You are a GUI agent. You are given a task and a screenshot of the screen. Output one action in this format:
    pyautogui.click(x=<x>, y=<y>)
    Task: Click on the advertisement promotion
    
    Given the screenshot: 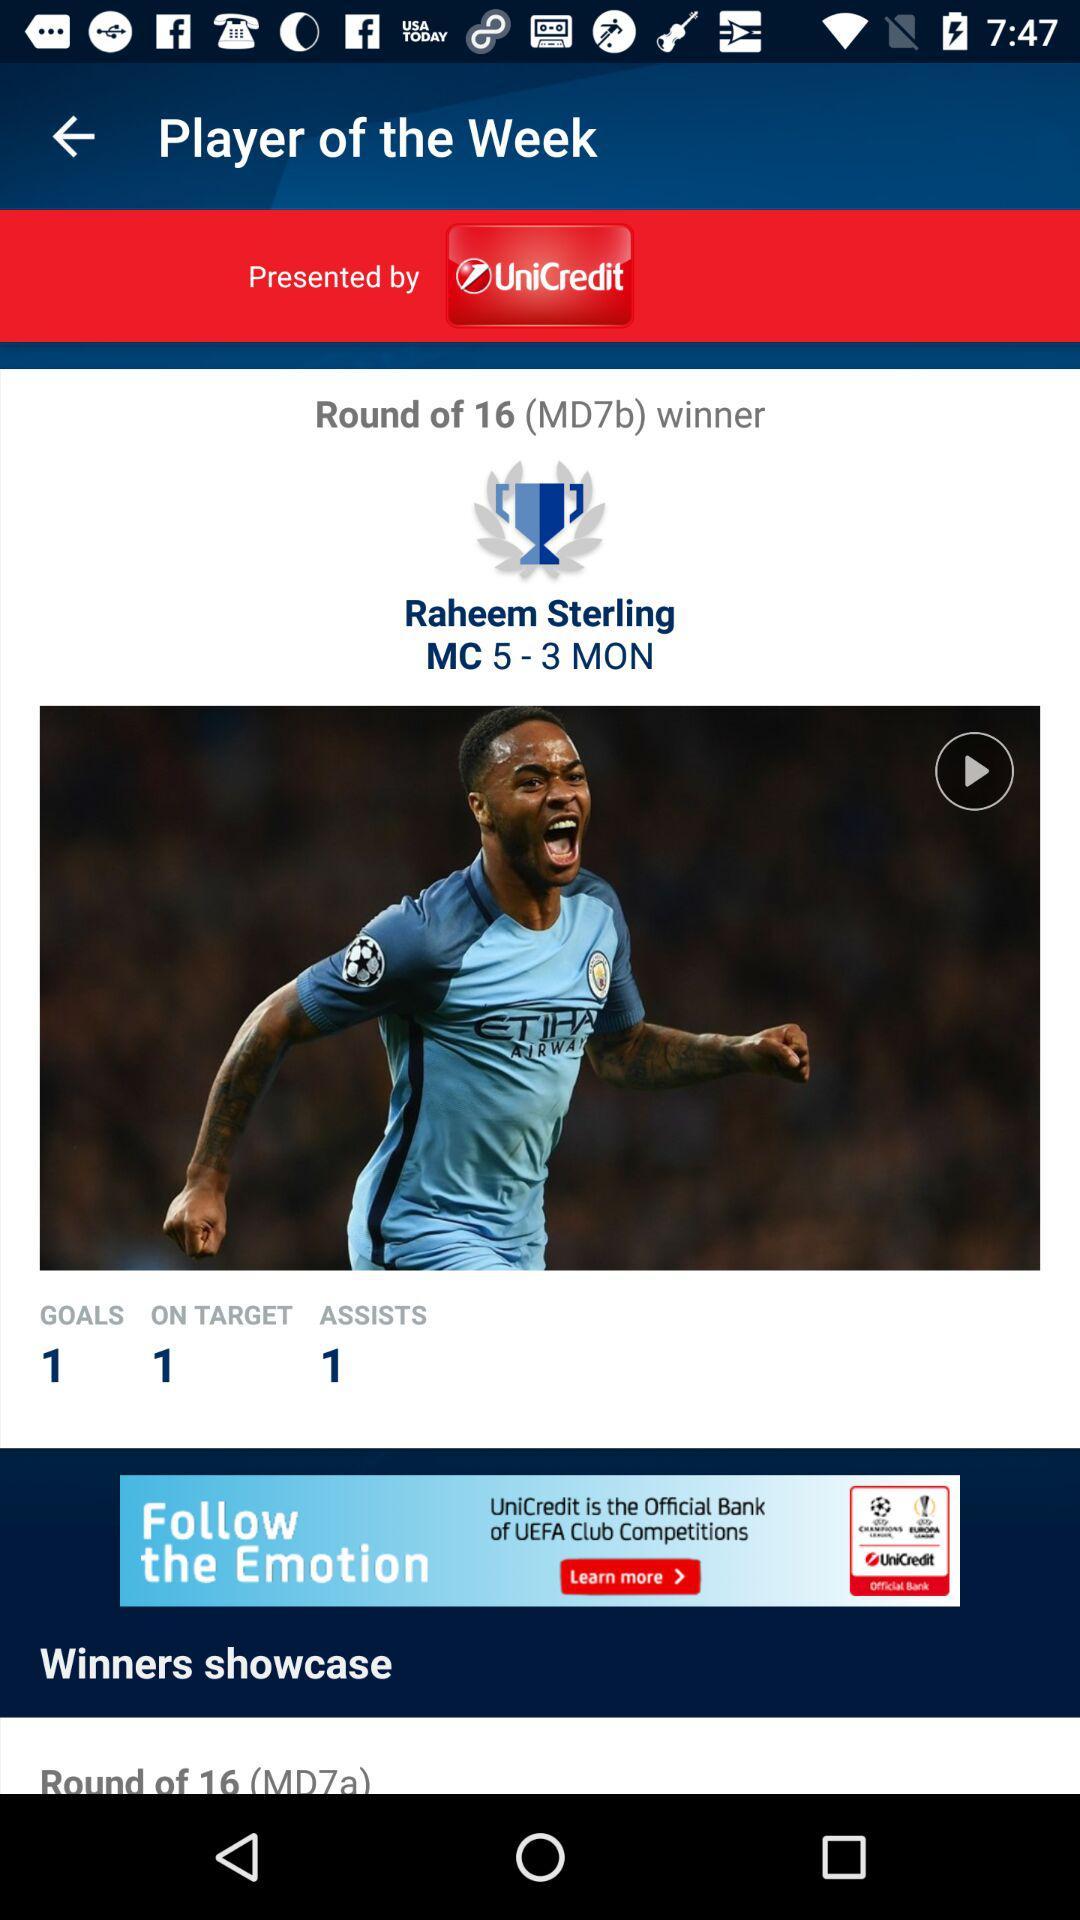 What is the action you would take?
    pyautogui.click(x=540, y=1539)
    